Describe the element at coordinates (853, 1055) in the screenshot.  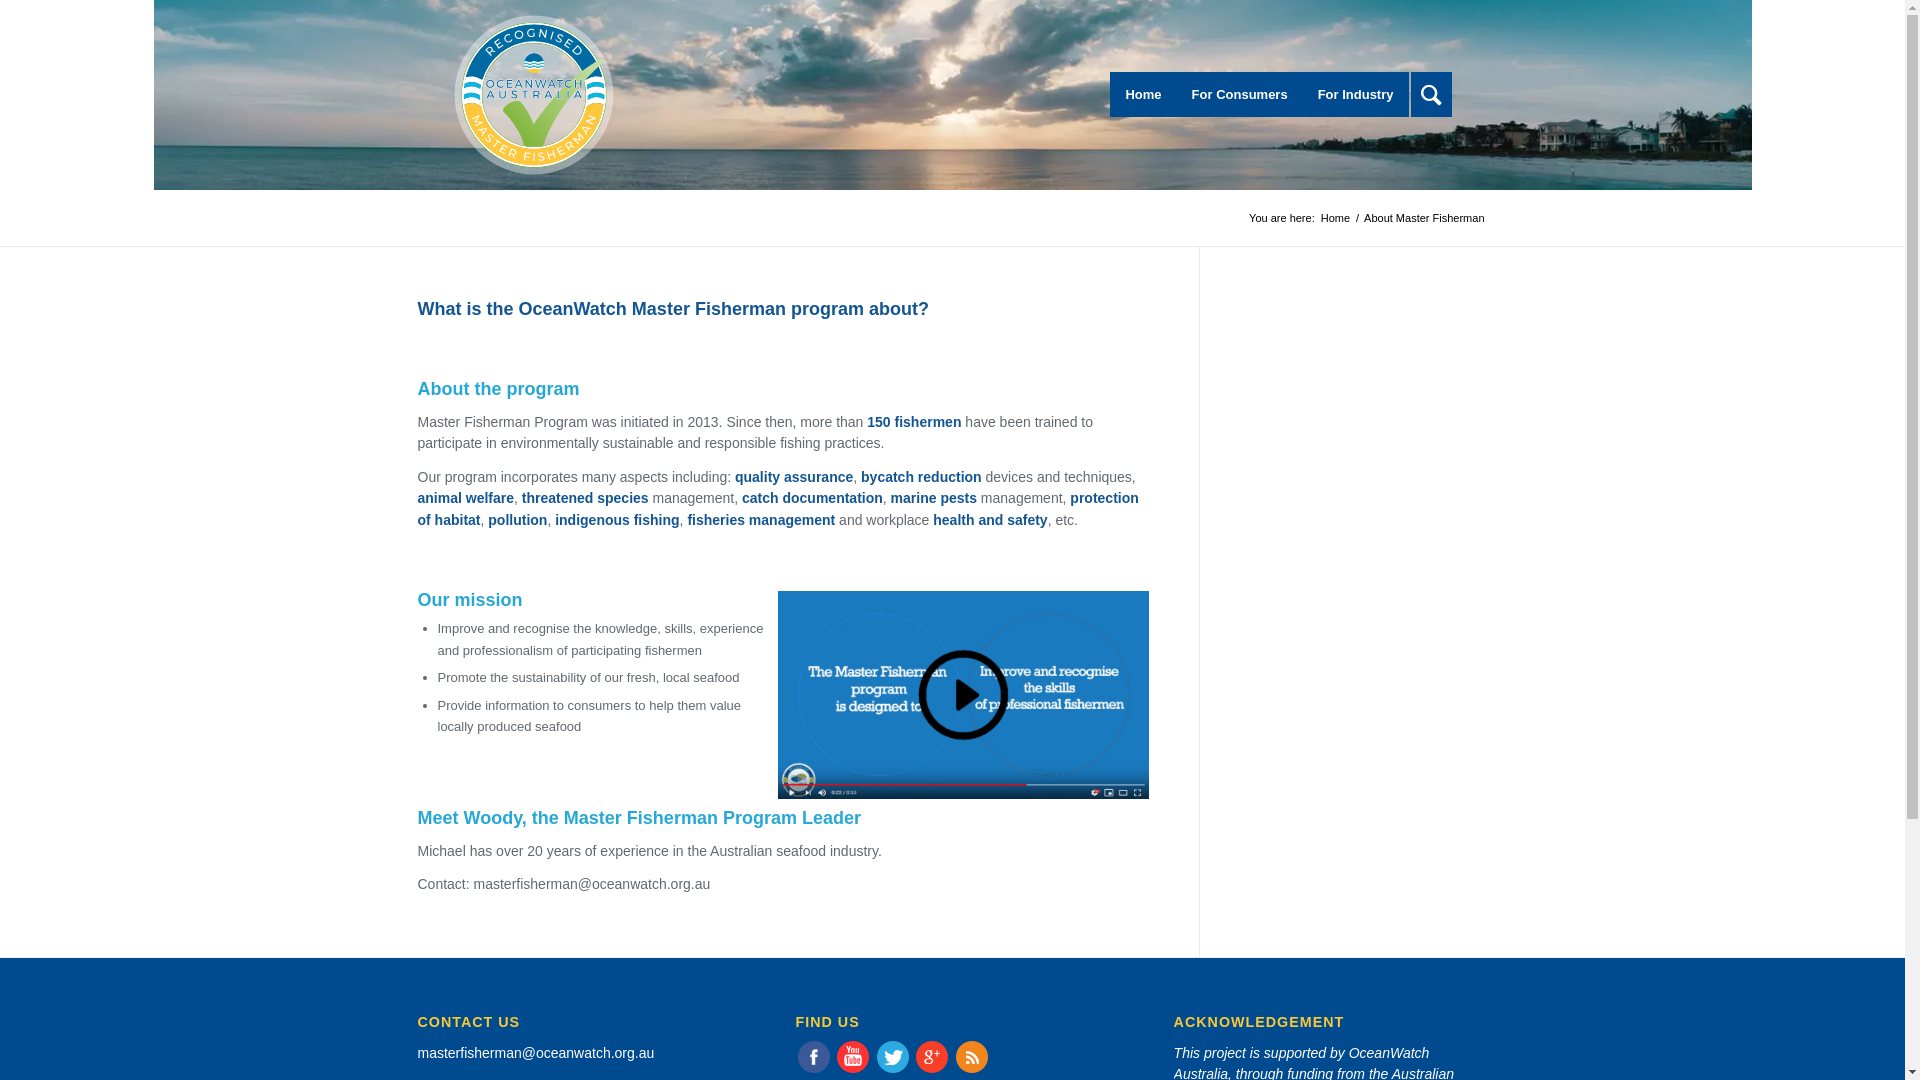
I see `'youtube'` at that location.